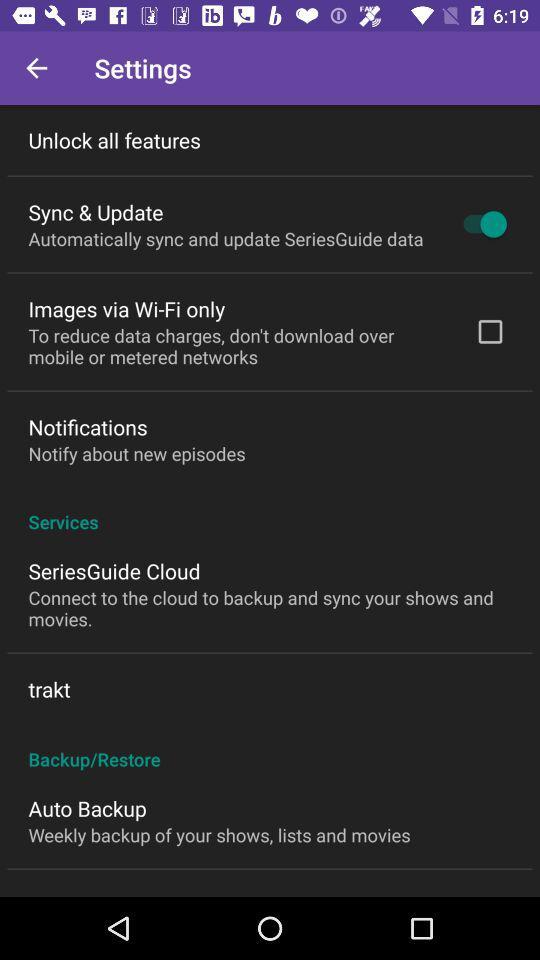 Image resolution: width=540 pixels, height=960 pixels. What do you see at coordinates (238, 346) in the screenshot?
I see `the item below the images via wi` at bounding box center [238, 346].